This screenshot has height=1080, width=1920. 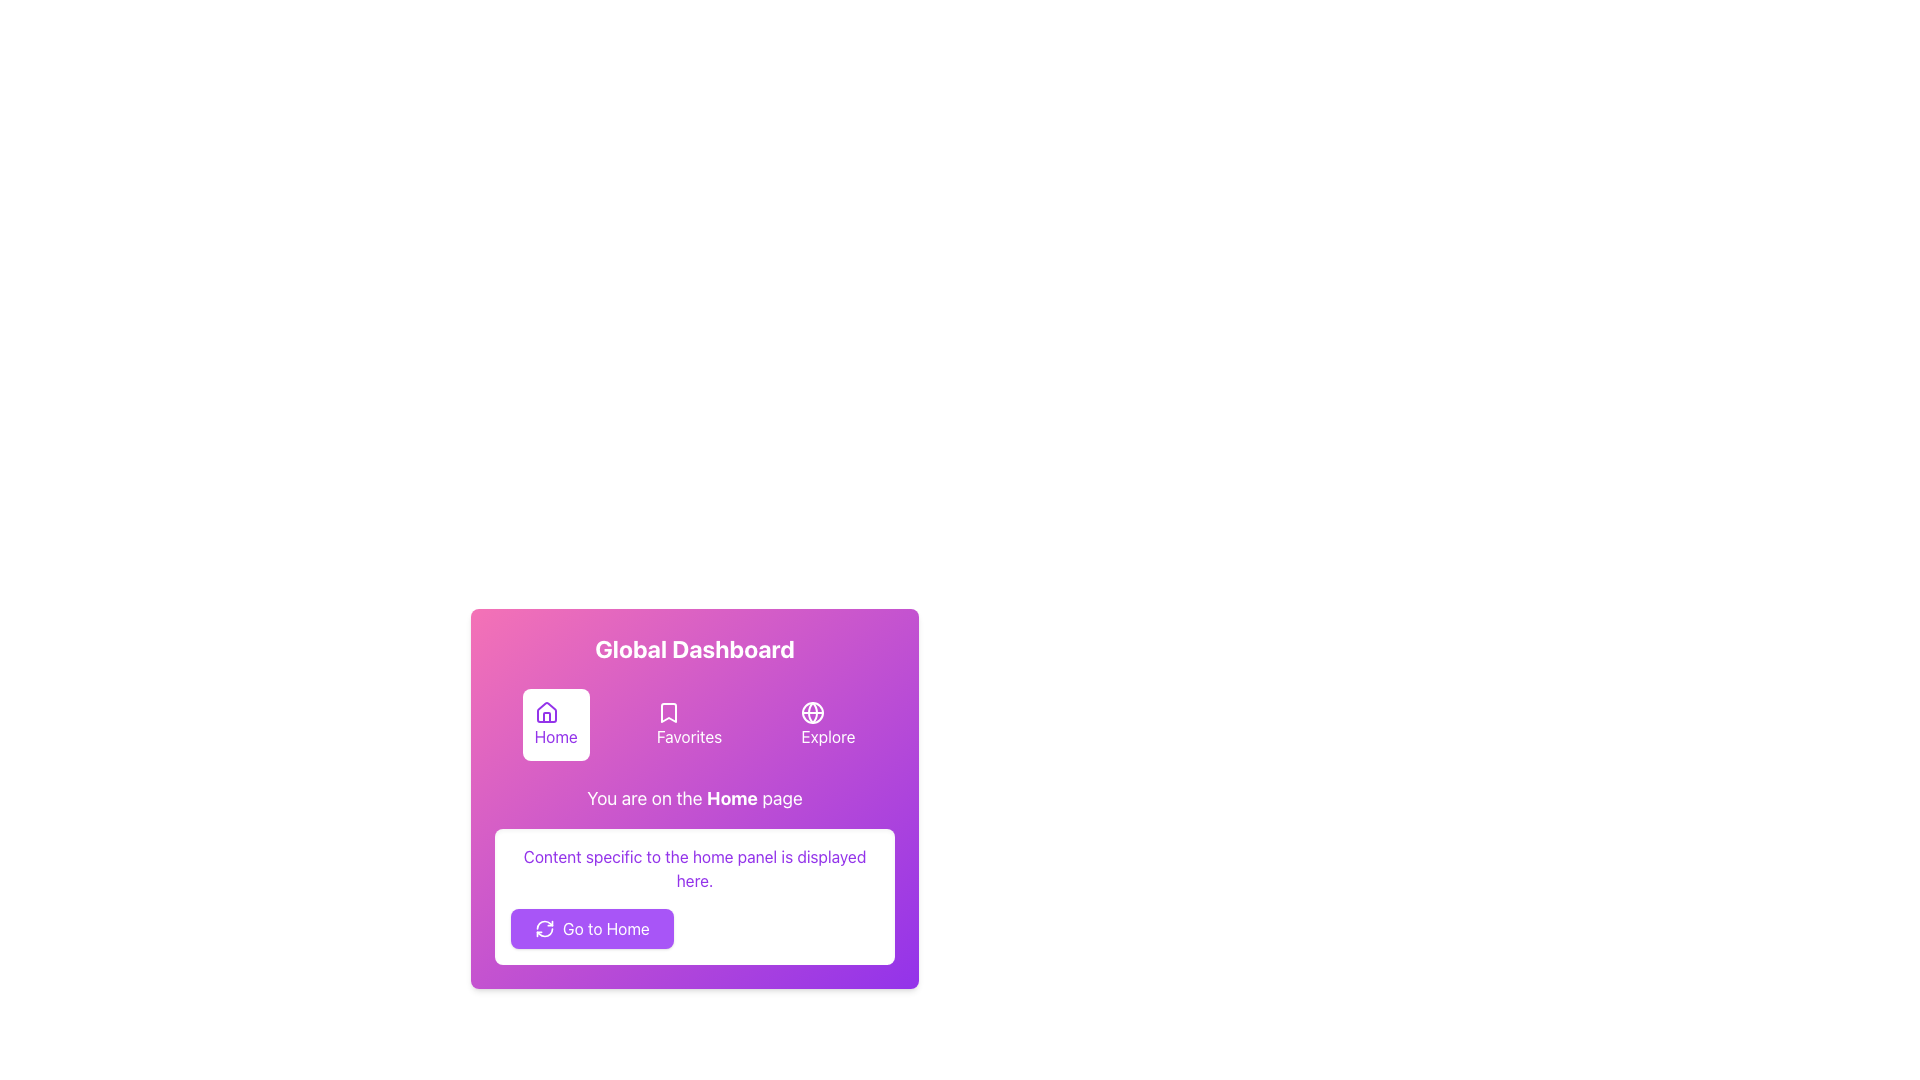 I want to click on the bookmark icon located in the center of the 'Favorites' section on the 'Global Dashboard', so click(x=668, y=712).